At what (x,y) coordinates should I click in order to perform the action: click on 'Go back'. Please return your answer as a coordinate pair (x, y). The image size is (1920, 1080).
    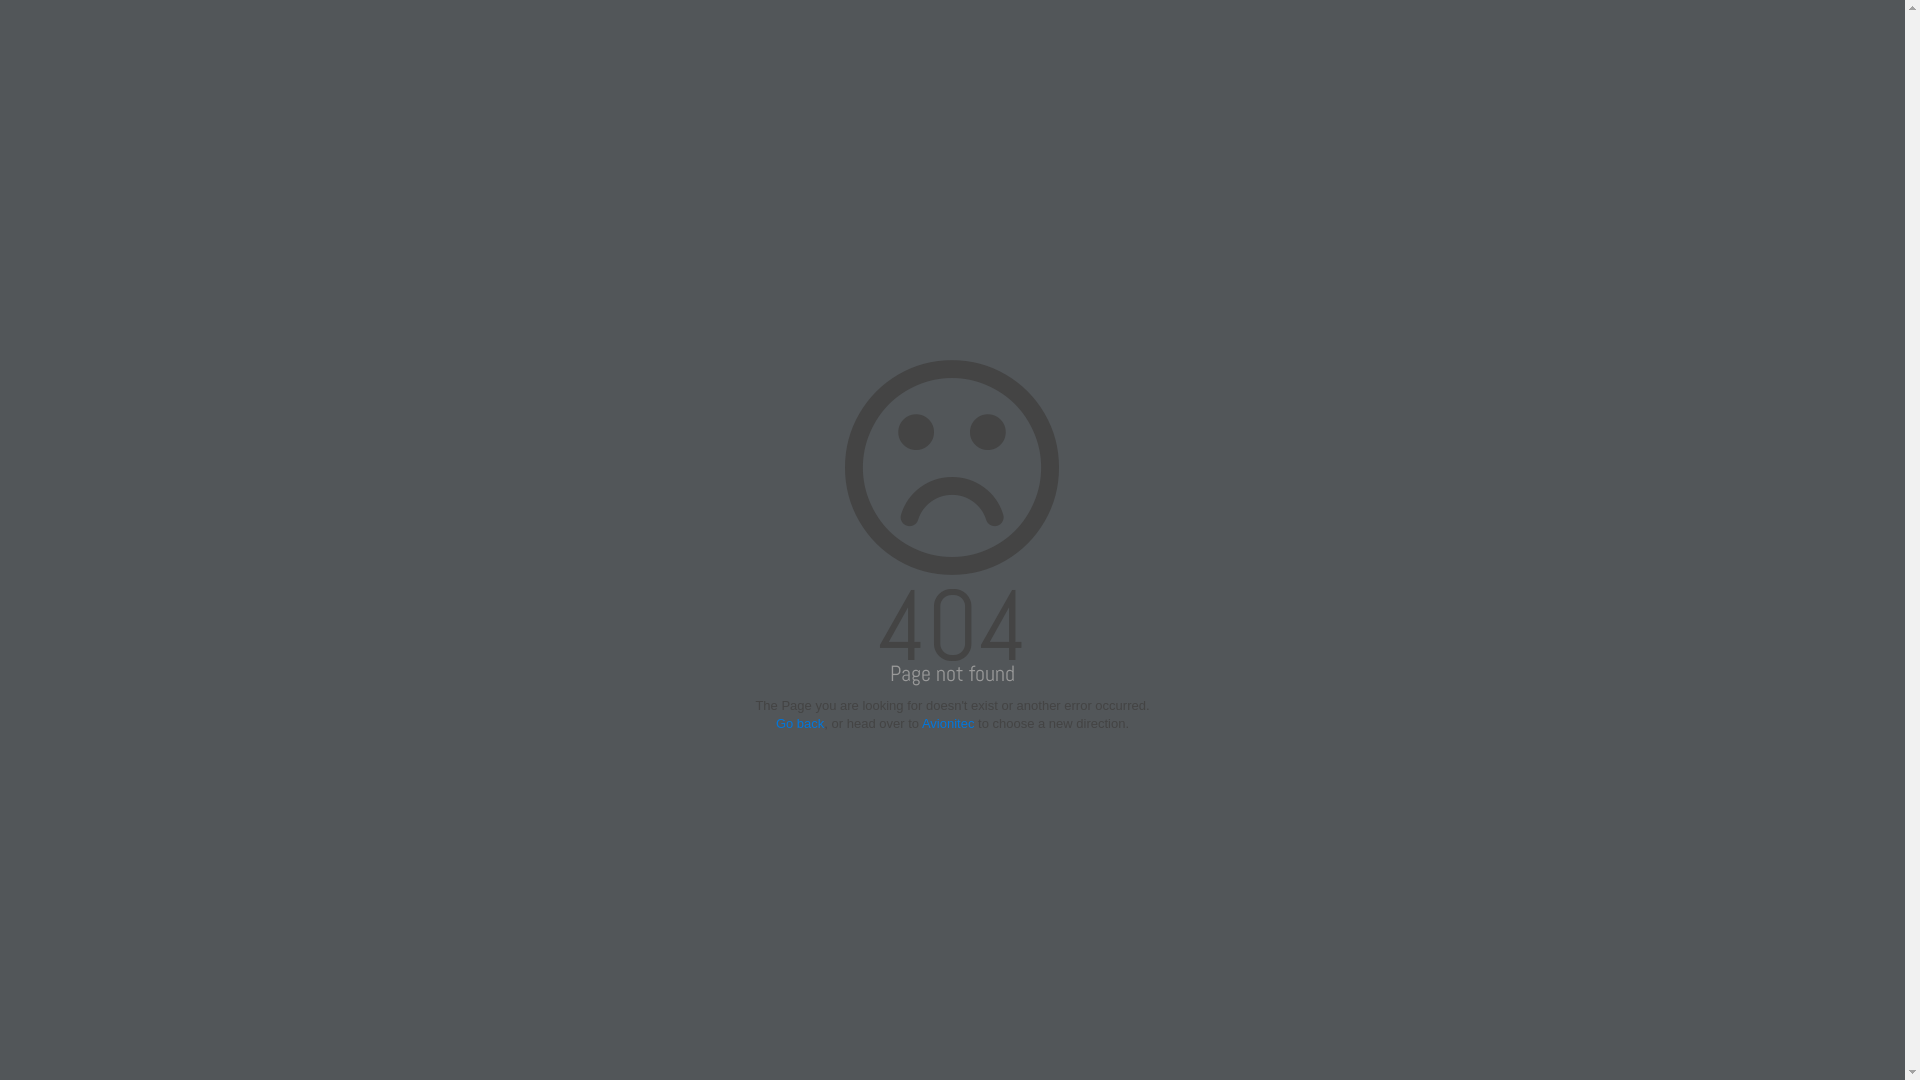
    Looking at the image, I should click on (775, 723).